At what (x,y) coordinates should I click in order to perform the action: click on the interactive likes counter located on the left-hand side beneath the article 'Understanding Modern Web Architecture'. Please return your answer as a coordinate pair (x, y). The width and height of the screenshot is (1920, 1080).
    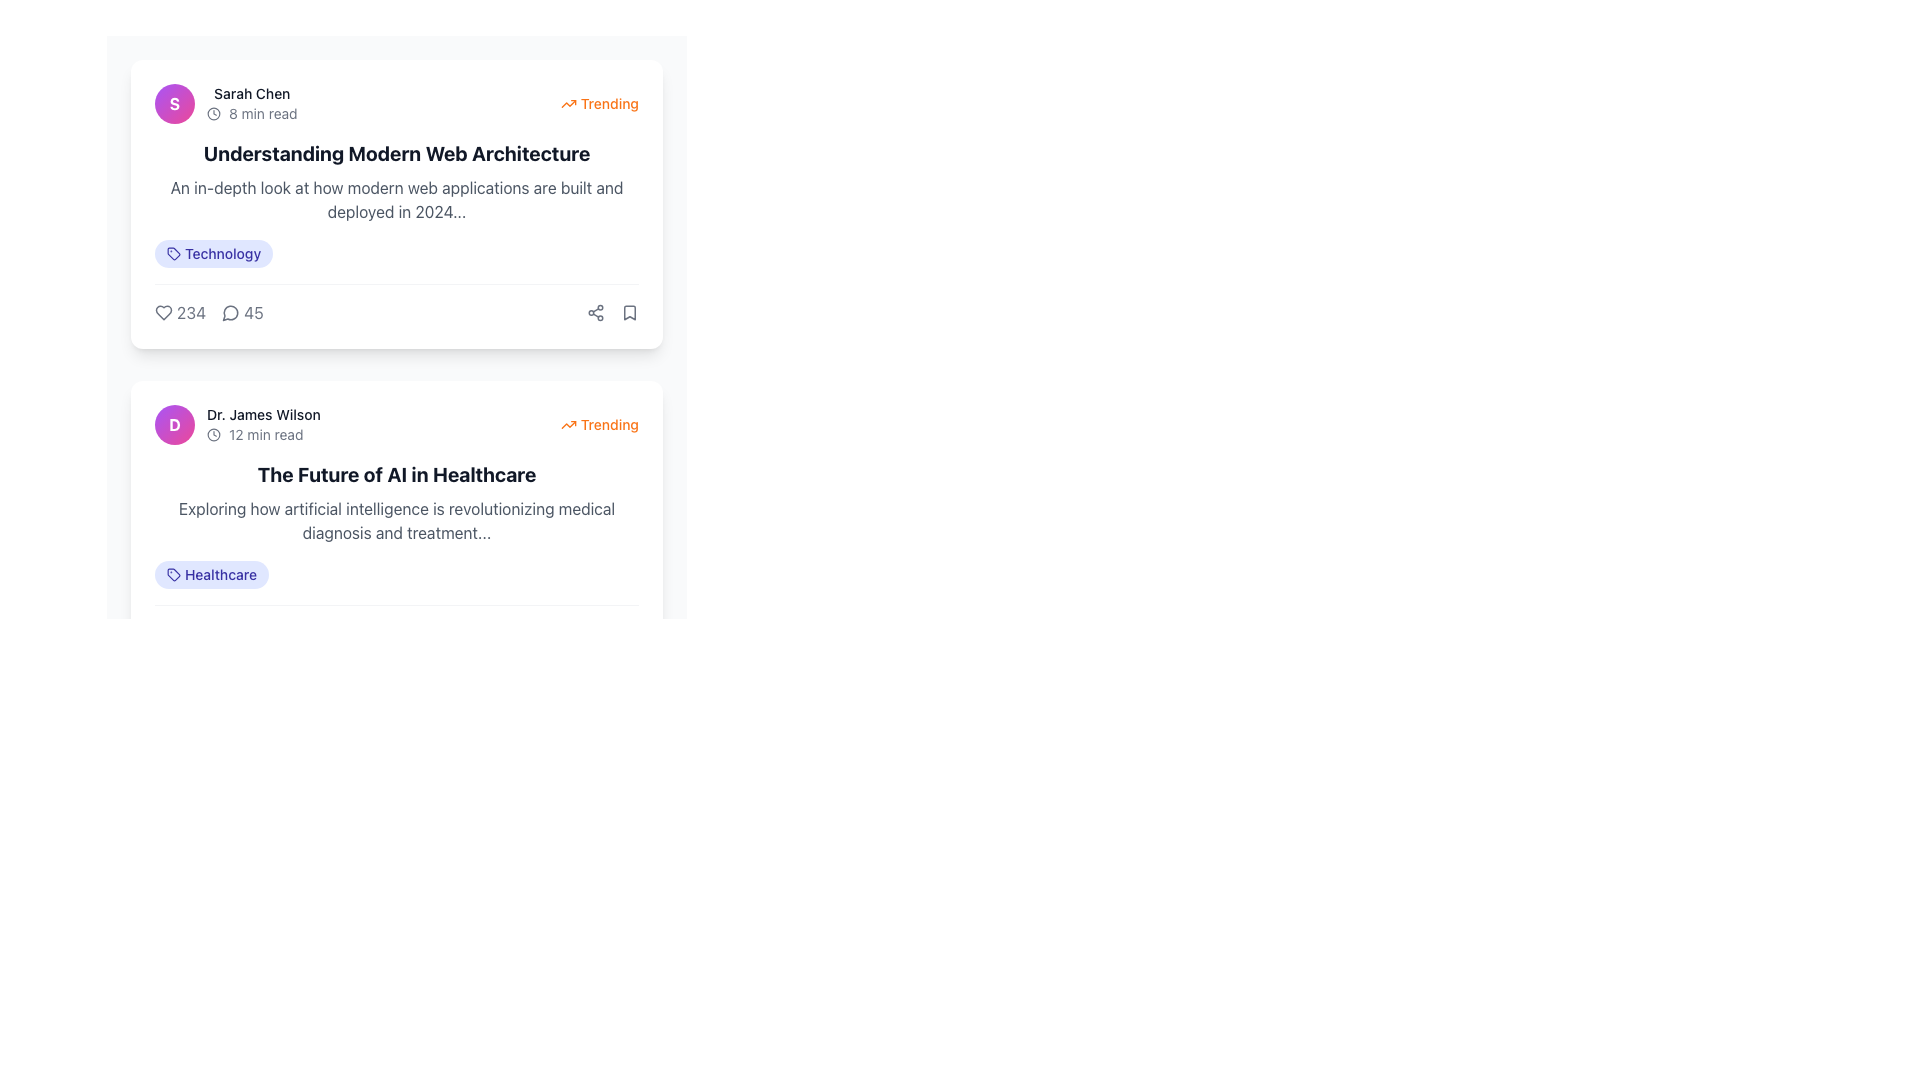
    Looking at the image, I should click on (180, 312).